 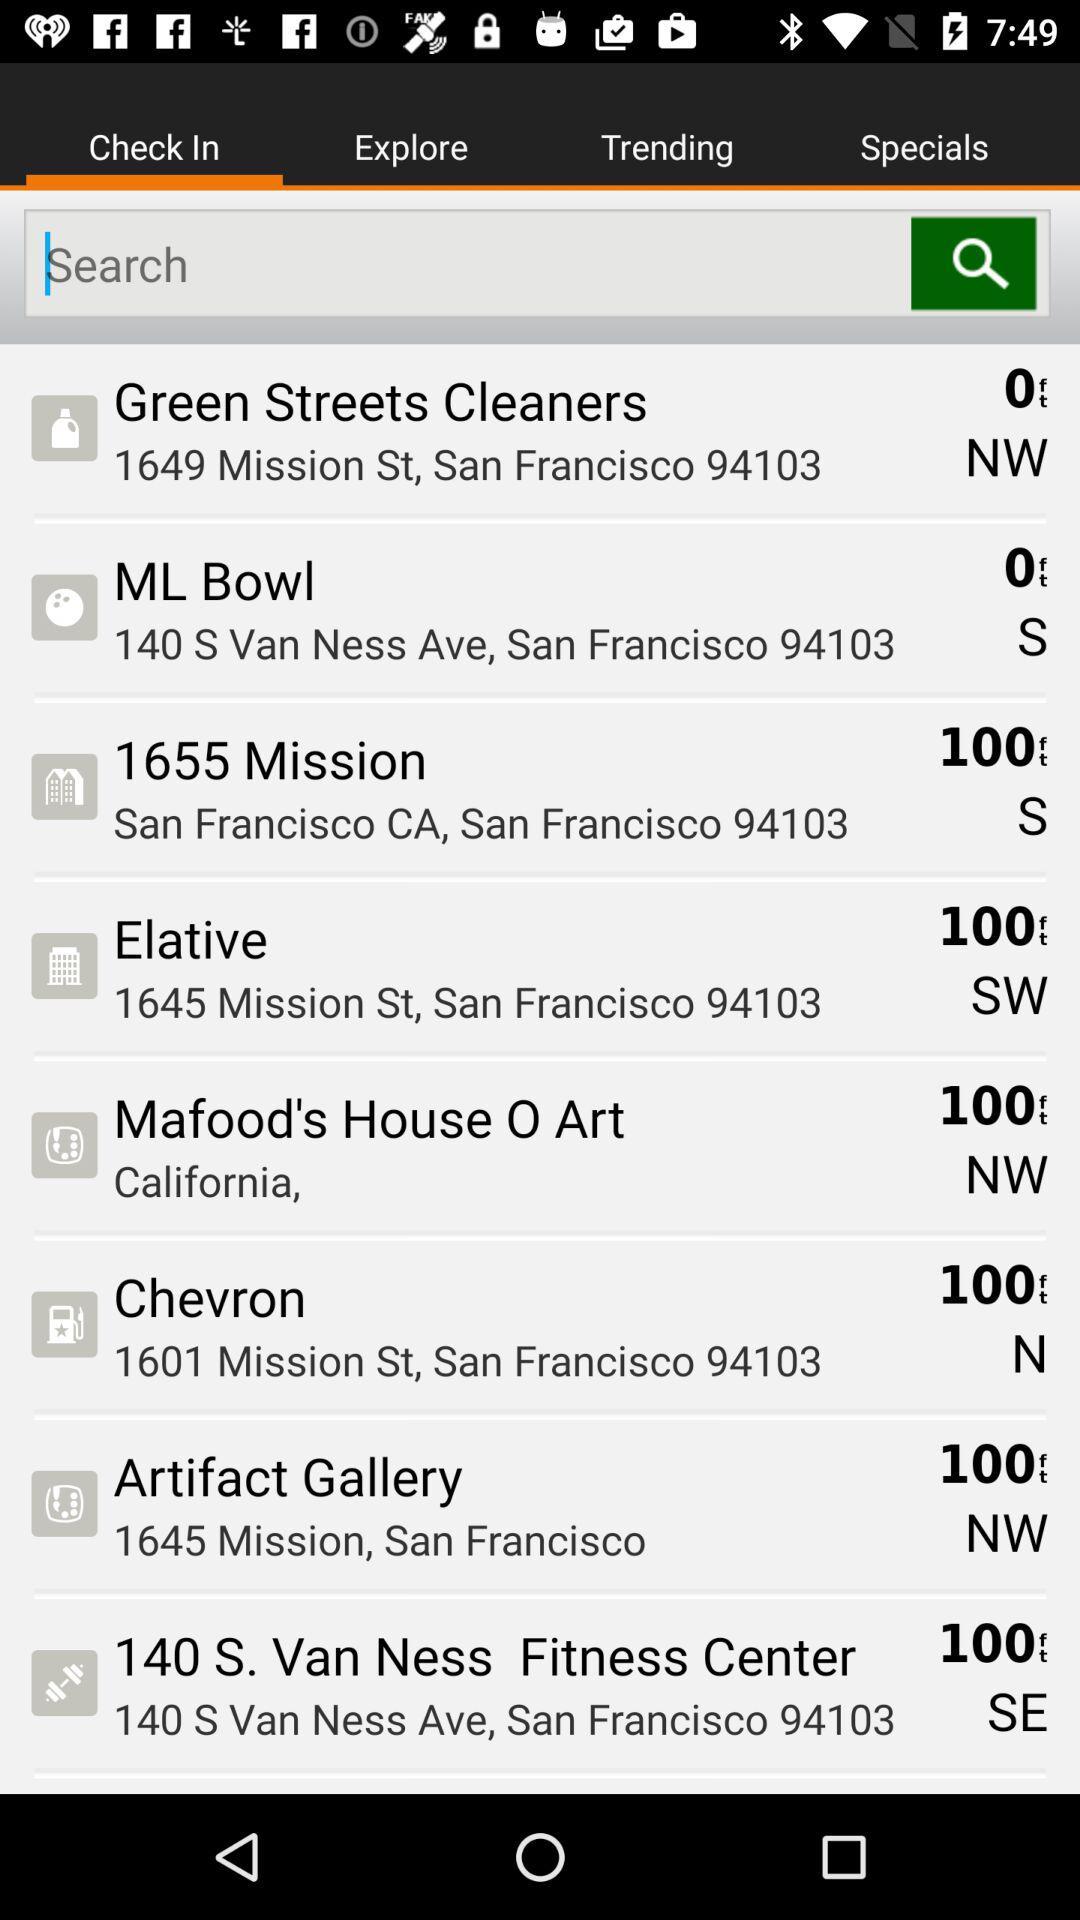 I want to click on the california,   icon, so click(x=517, y=1180).